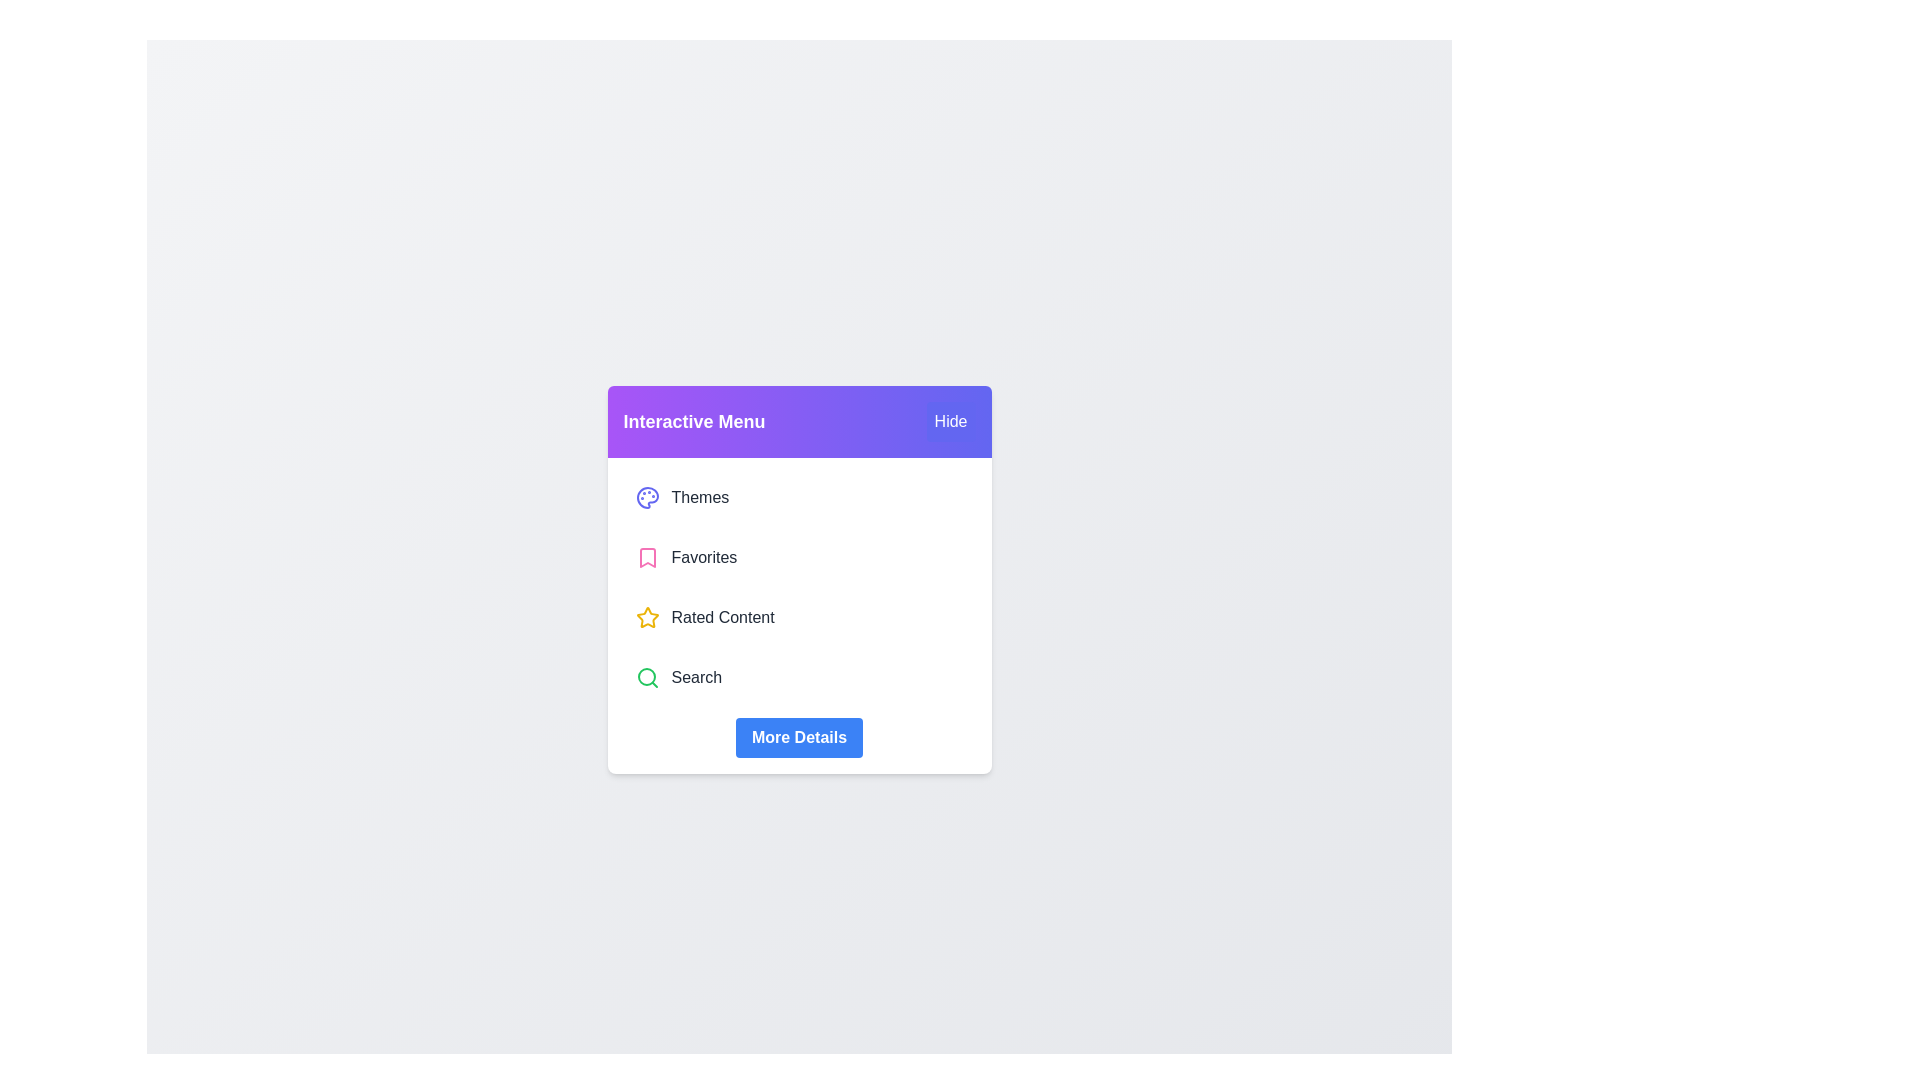 The image size is (1920, 1080). What do you see at coordinates (798, 737) in the screenshot?
I see `the 'More Details' button` at bounding box center [798, 737].